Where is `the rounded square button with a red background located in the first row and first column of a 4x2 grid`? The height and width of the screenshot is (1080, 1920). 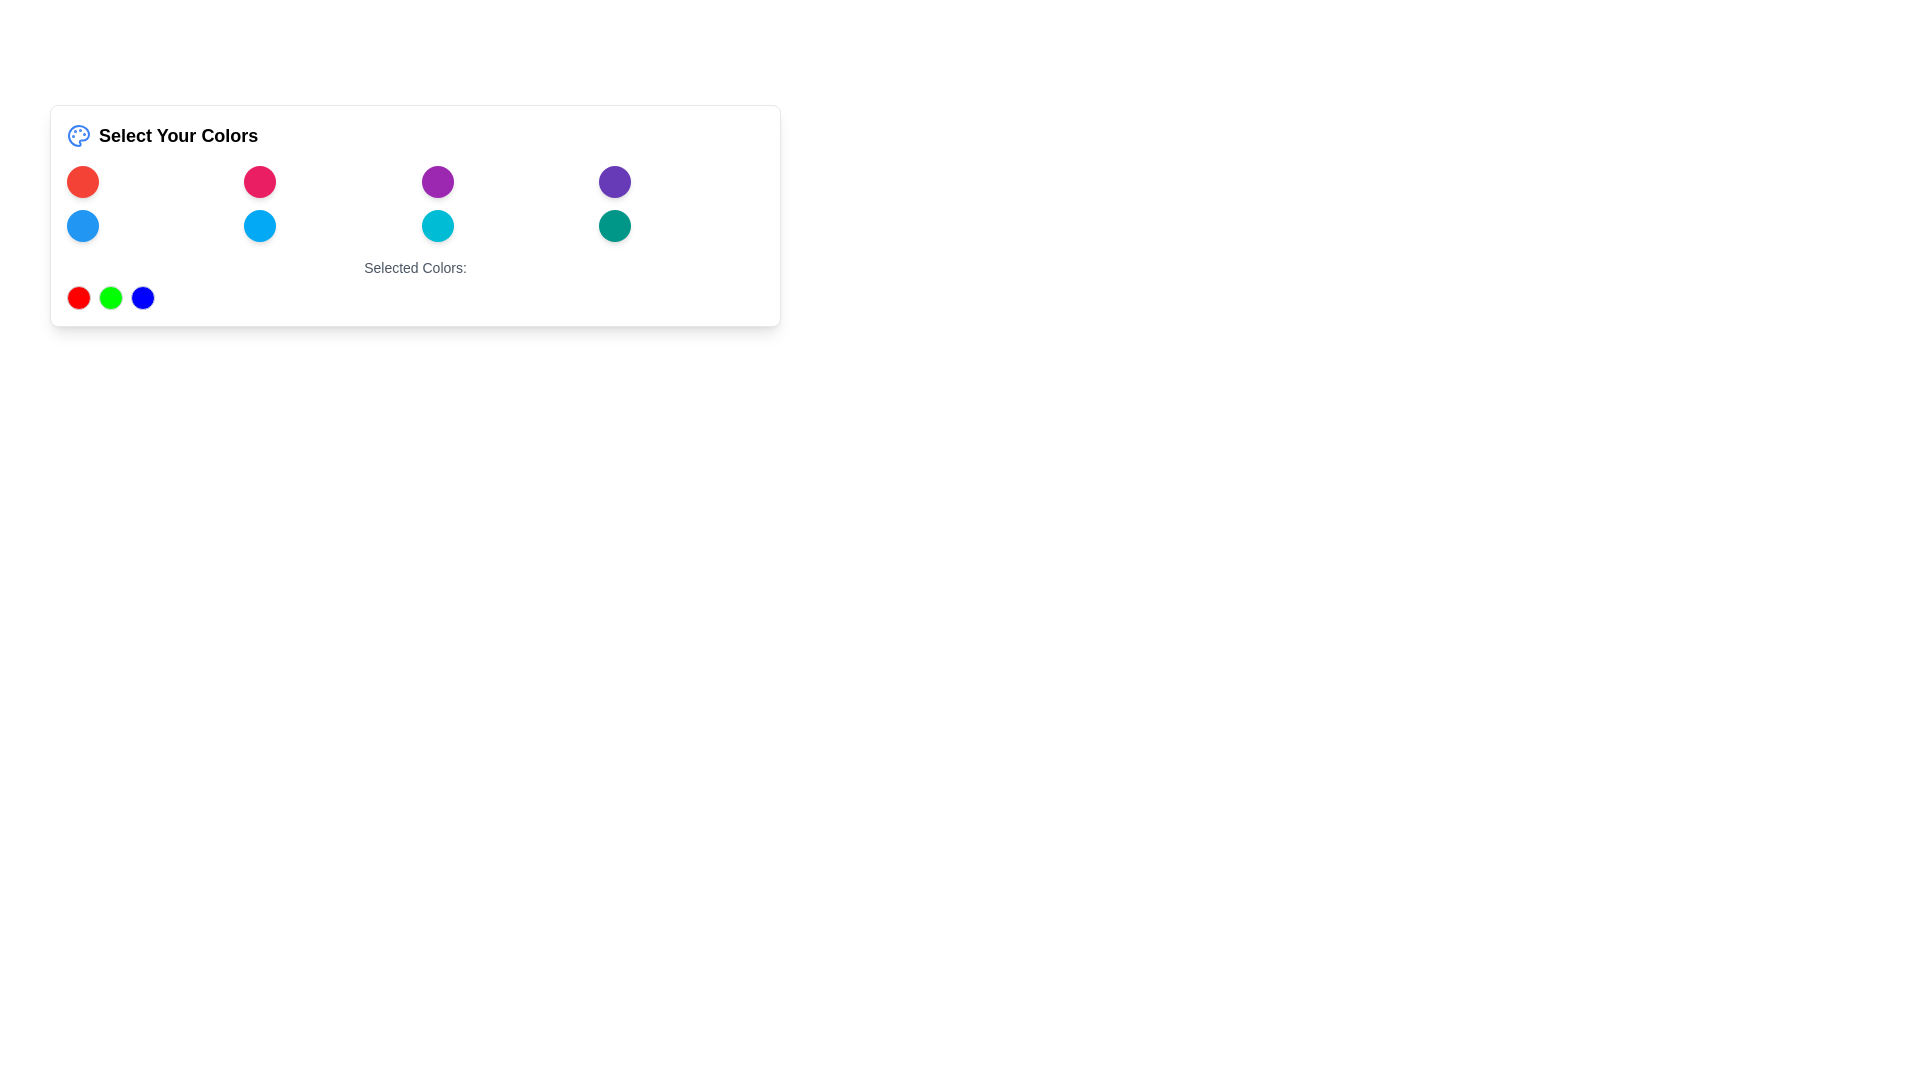
the rounded square button with a red background located in the first row and first column of a 4x2 grid is located at coordinates (81, 181).